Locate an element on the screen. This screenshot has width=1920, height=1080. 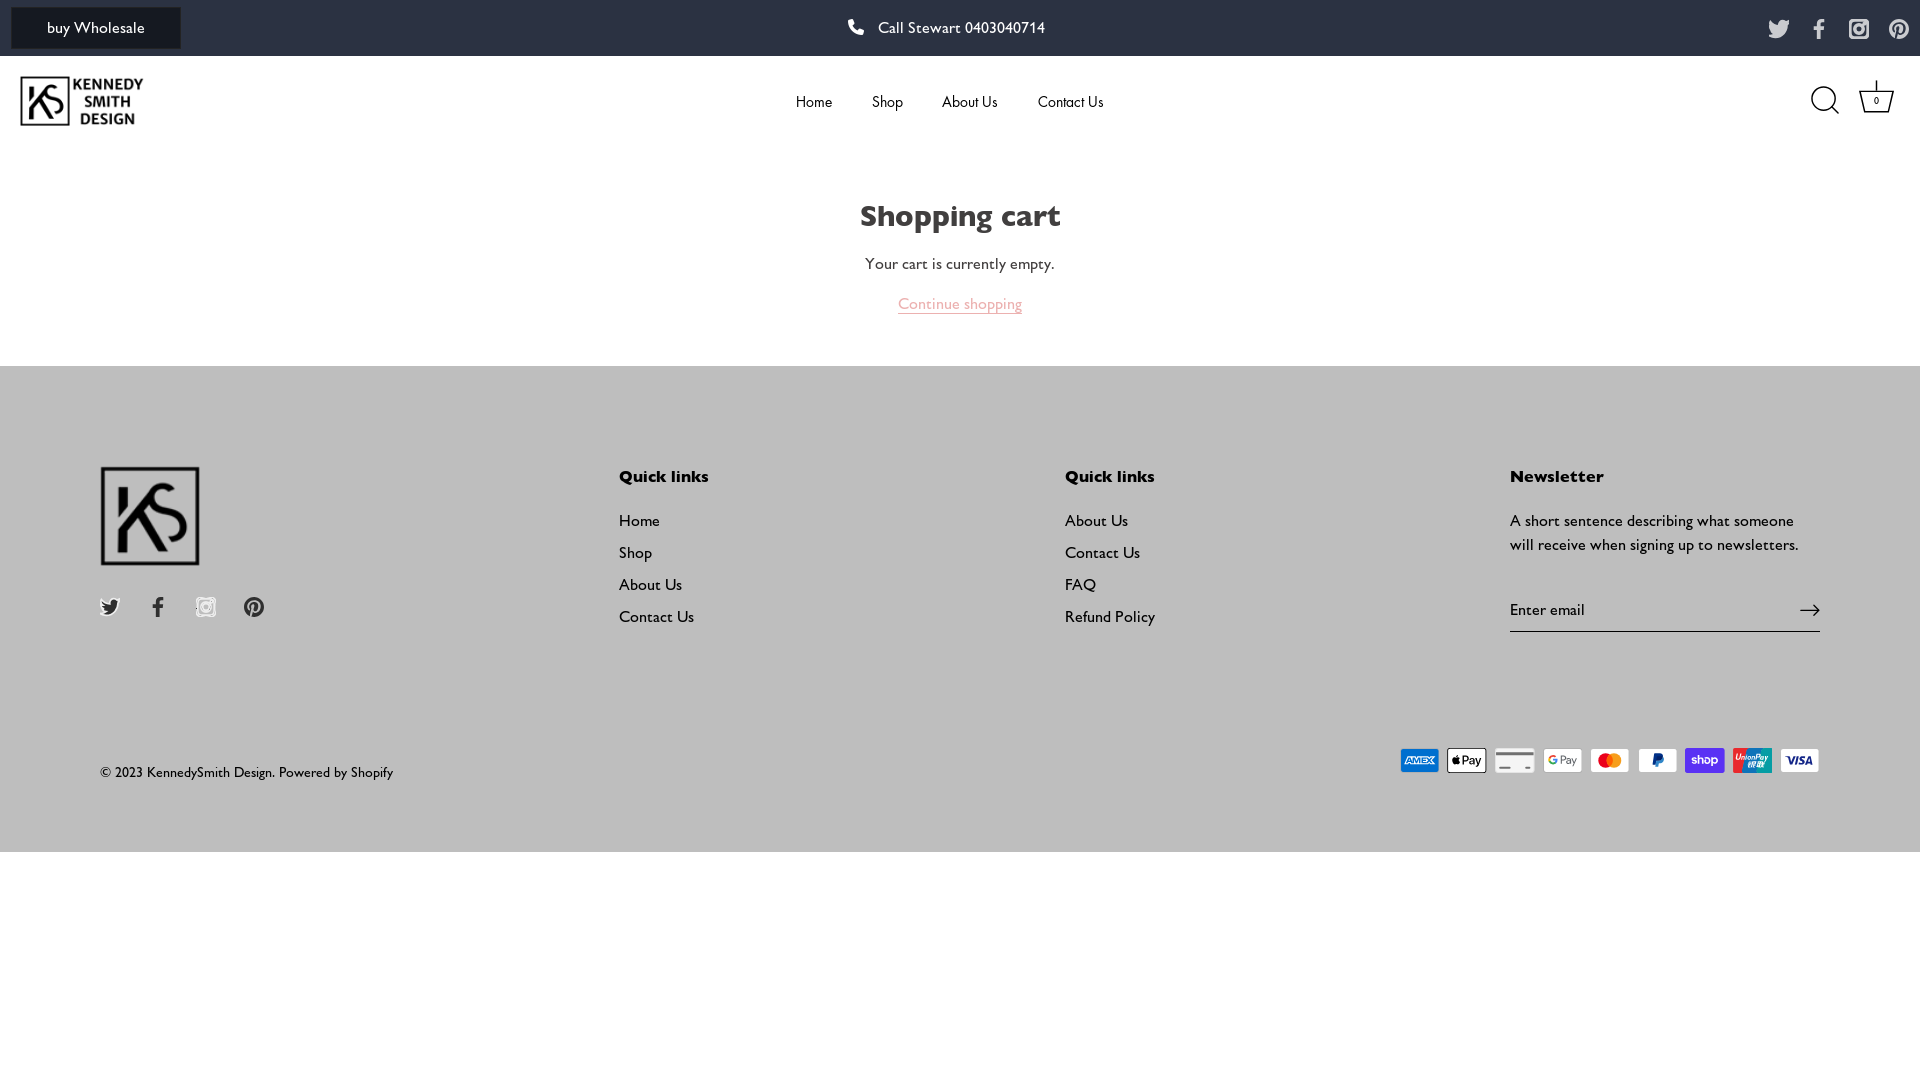
'Contact Us' is located at coordinates (1070, 100).